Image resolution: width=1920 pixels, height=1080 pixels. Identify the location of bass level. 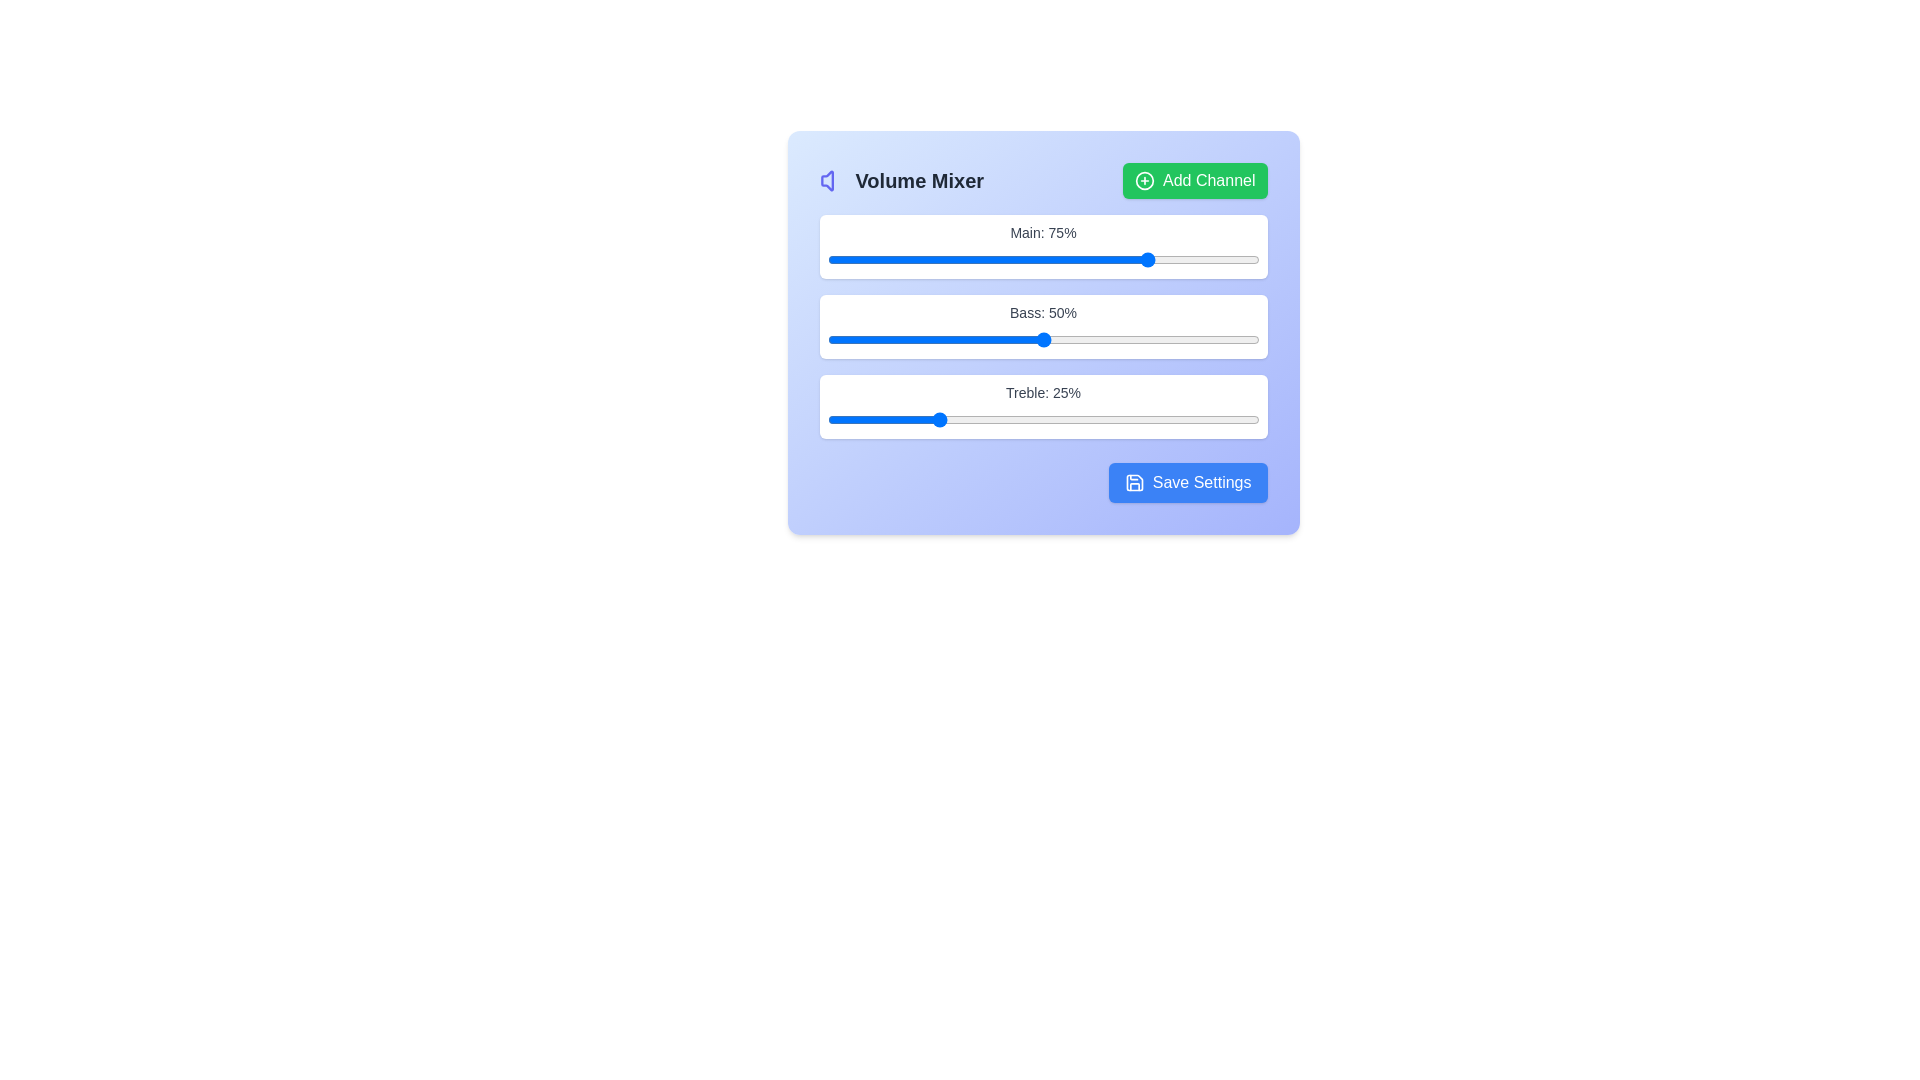
(1236, 338).